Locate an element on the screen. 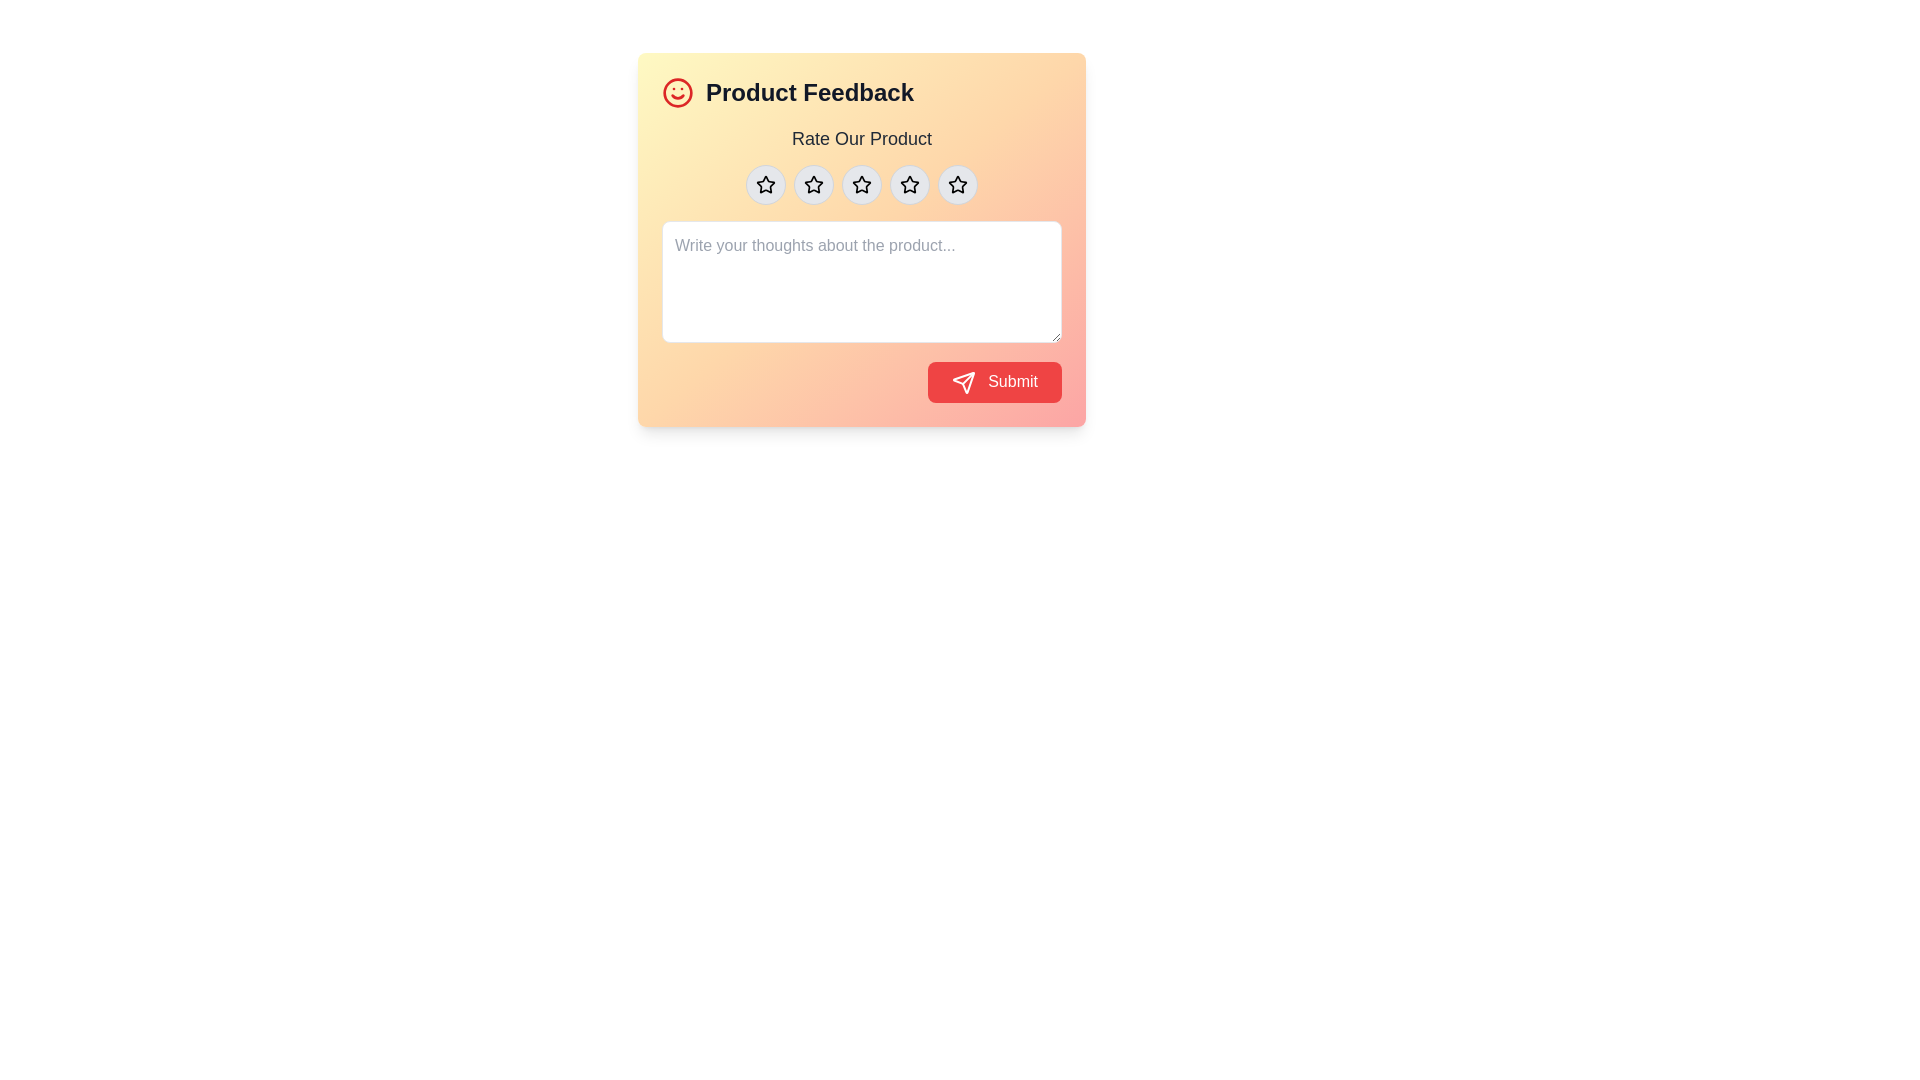 Image resolution: width=1920 pixels, height=1080 pixels. the first star icon in the rating interface located under the 'Rate Our Product' label is located at coordinates (765, 184).